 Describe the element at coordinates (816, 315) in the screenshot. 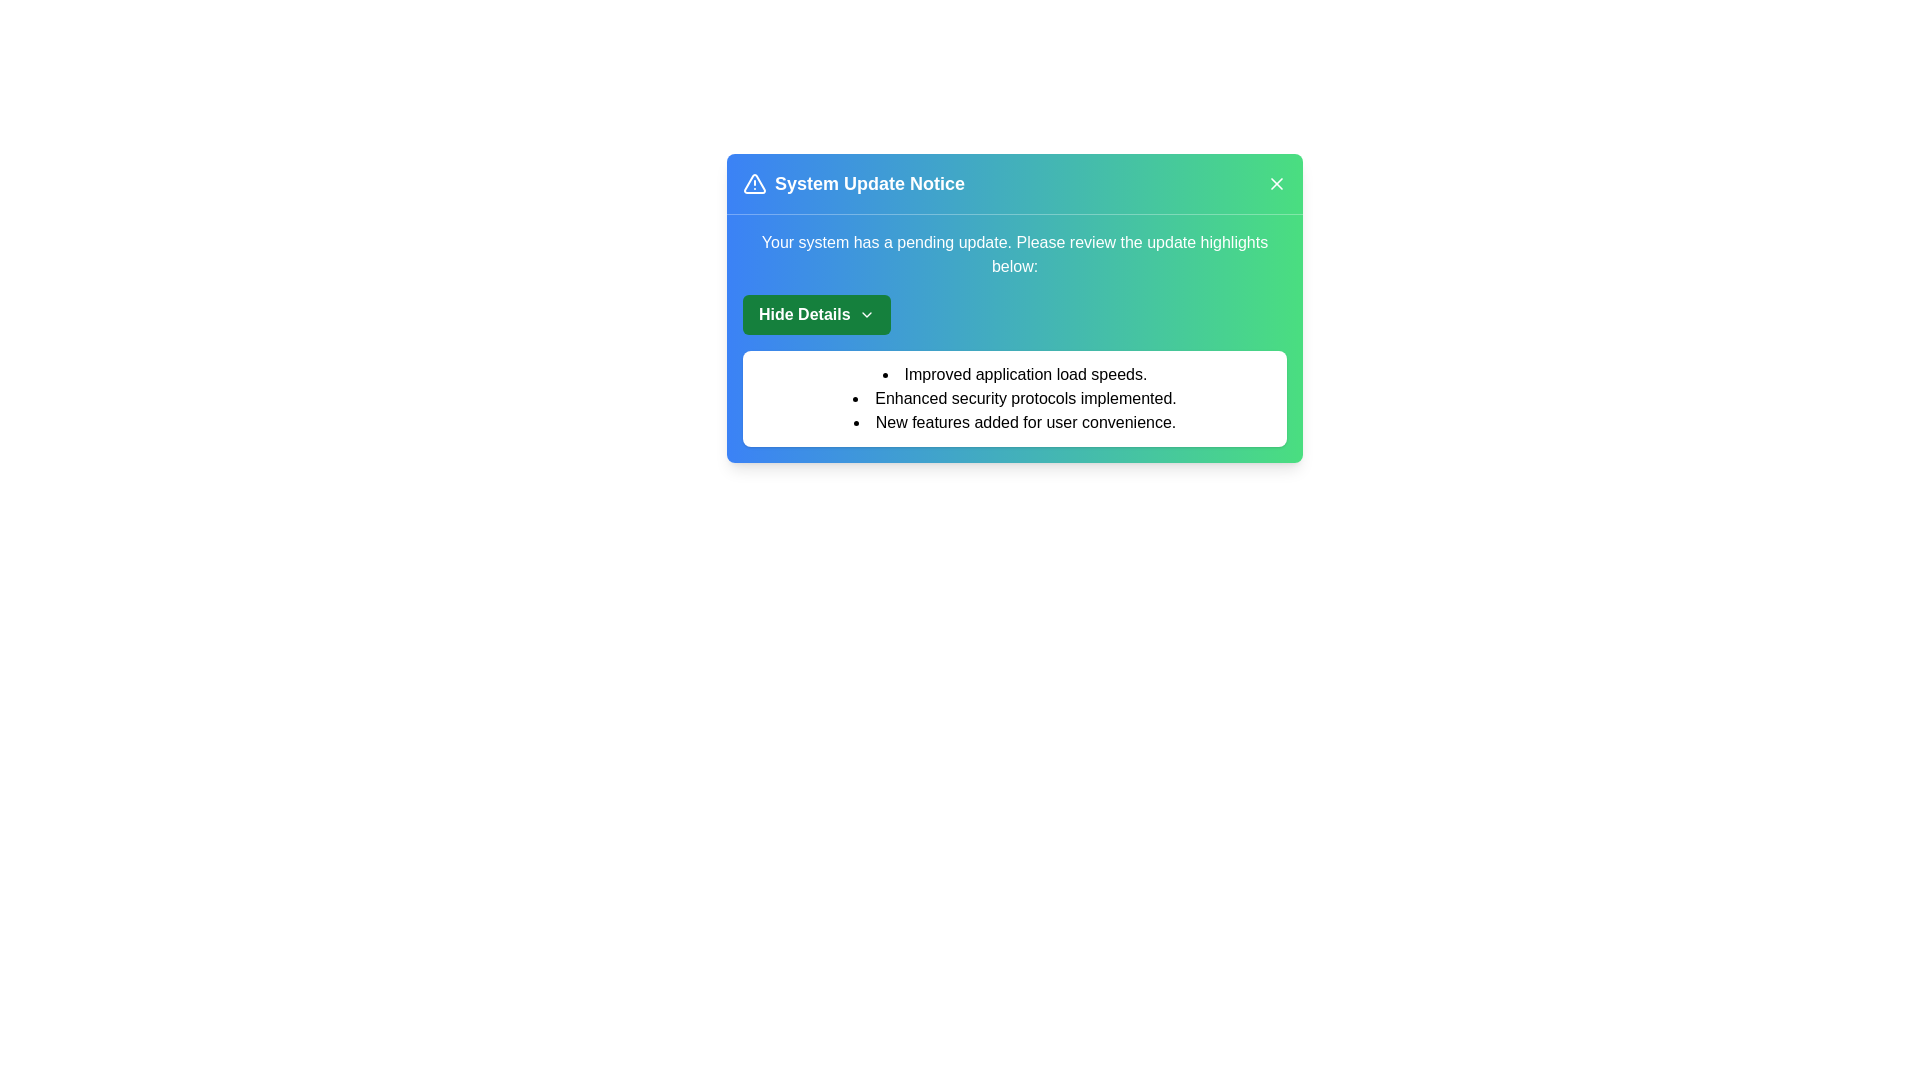

I see `'Hide Details' button to toggle the visibility of the details section` at that location.